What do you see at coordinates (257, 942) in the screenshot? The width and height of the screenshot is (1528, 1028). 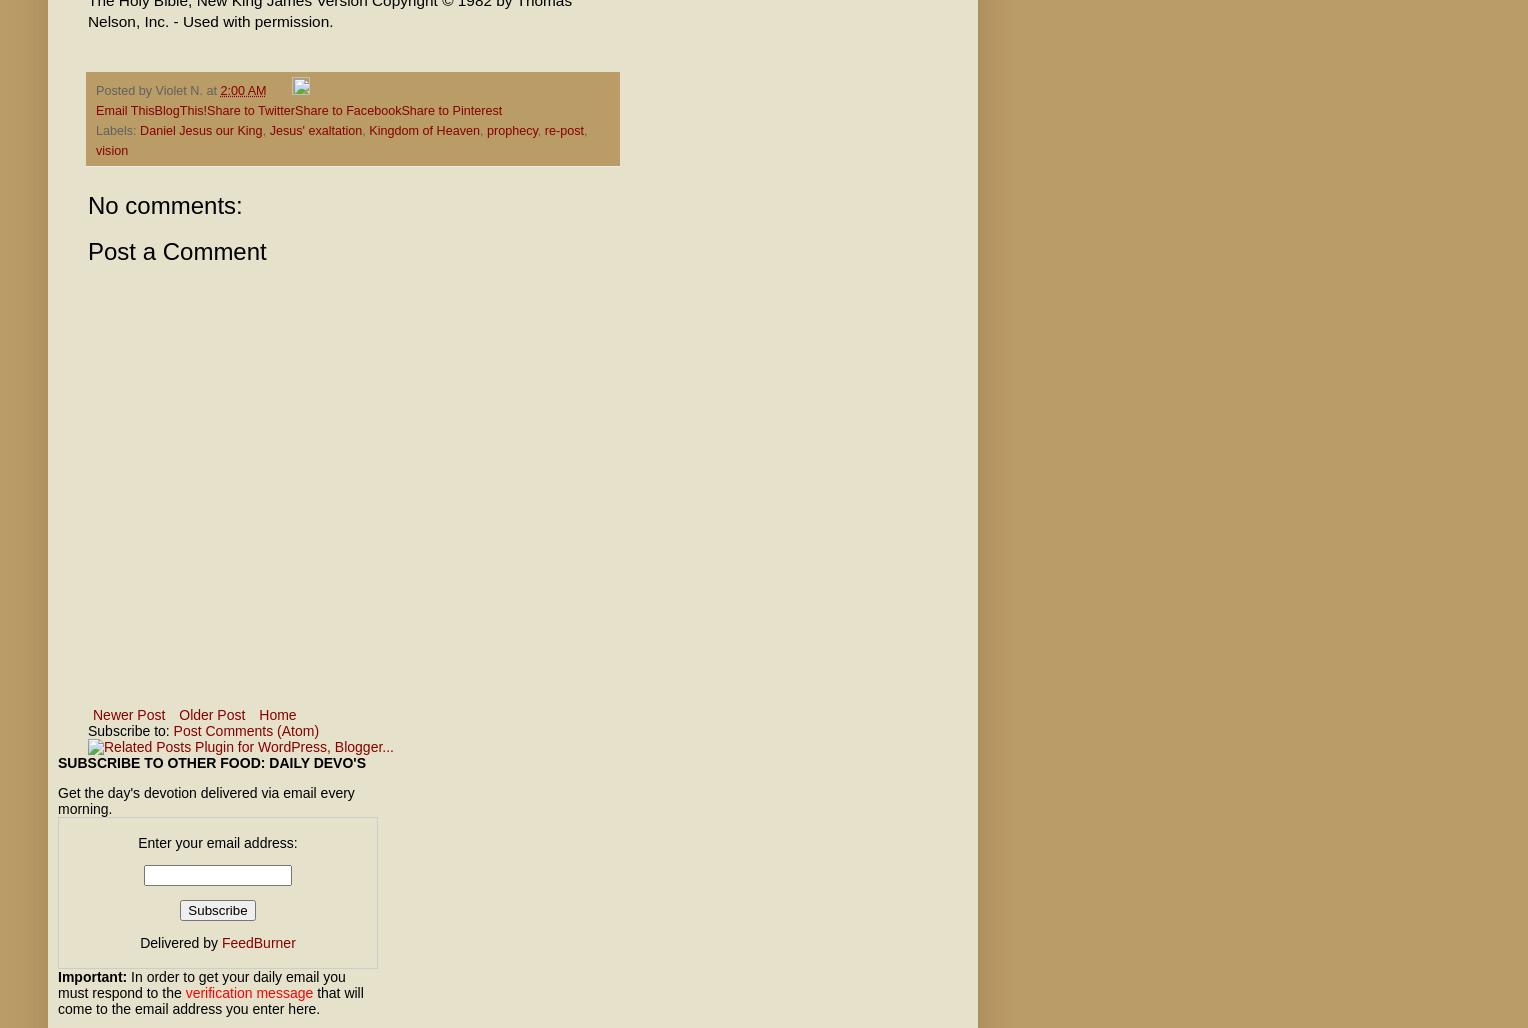 I see `'FeedBurner'` at bounding box center [257, 942].